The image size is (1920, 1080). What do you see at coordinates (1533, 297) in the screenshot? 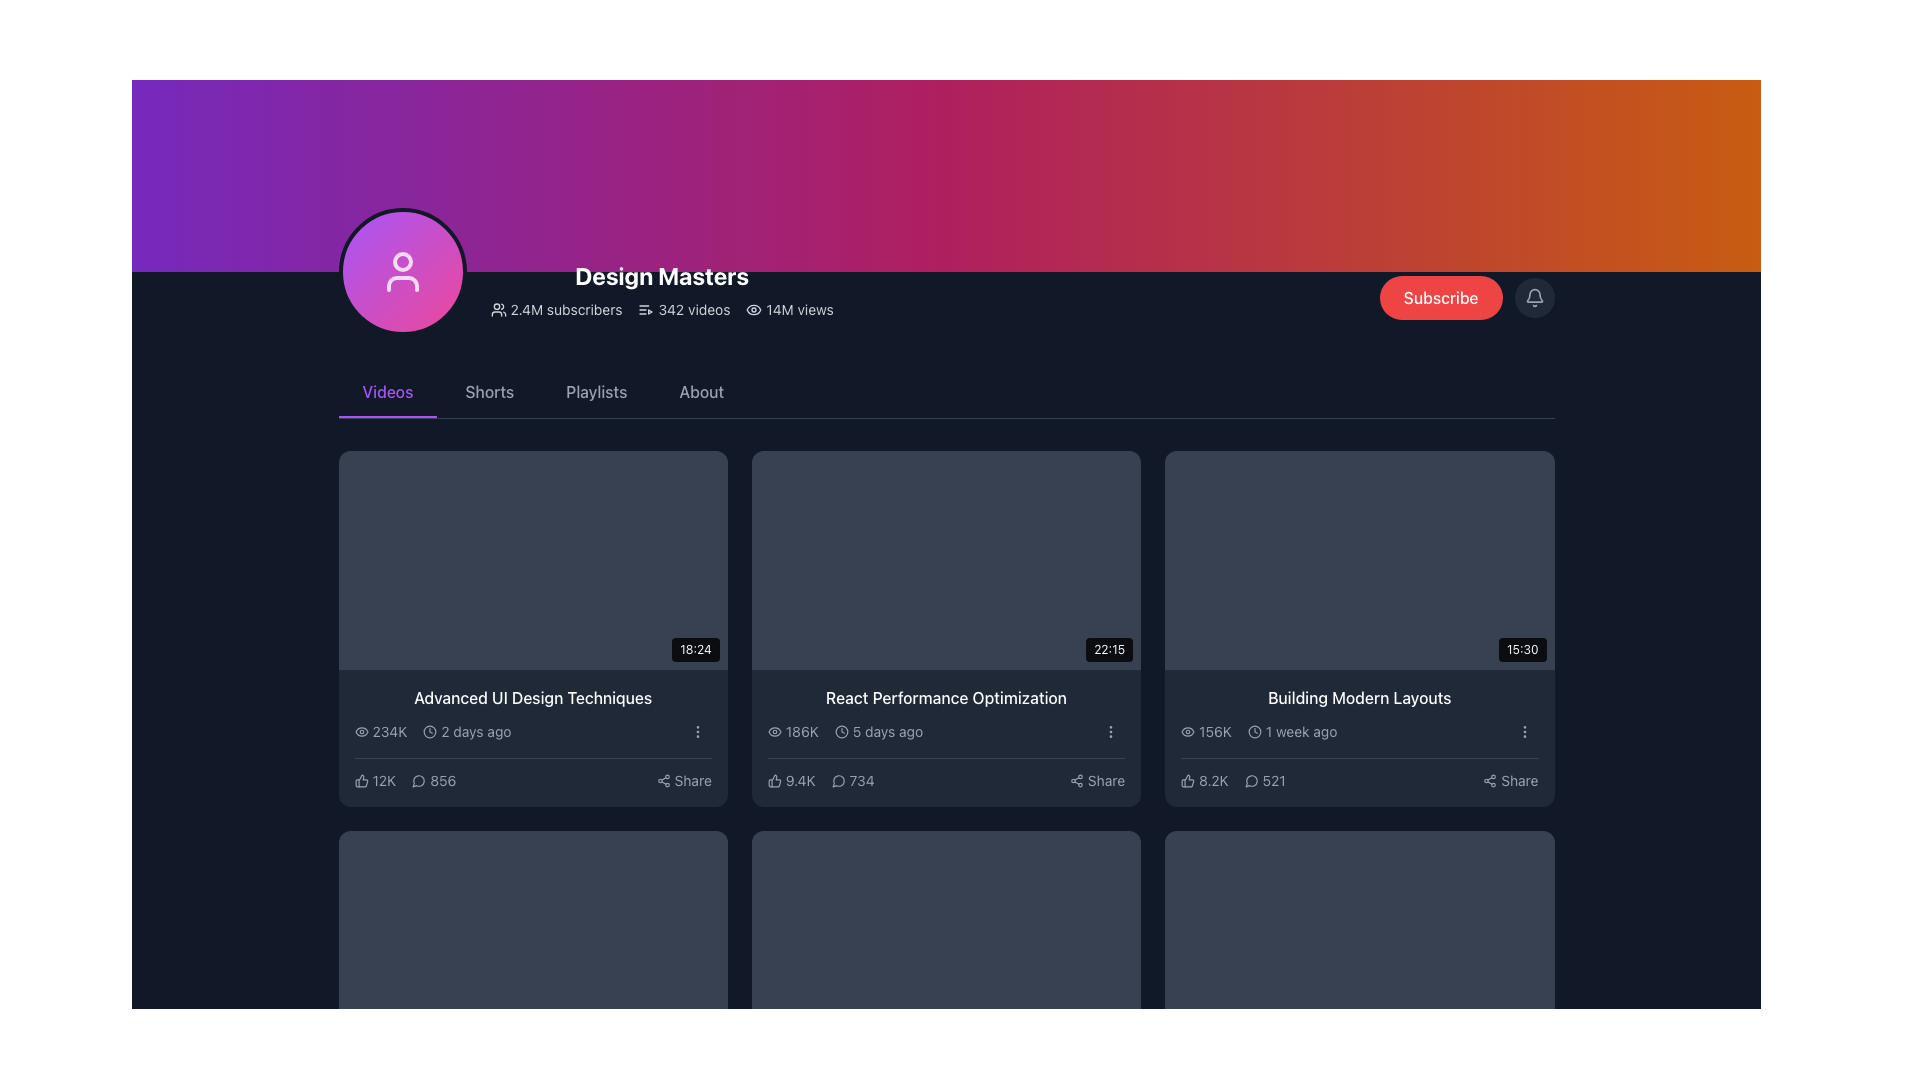
I see `the notification bell icon located on the right side of the top navigation bar` at bounding box center [1533, 297].